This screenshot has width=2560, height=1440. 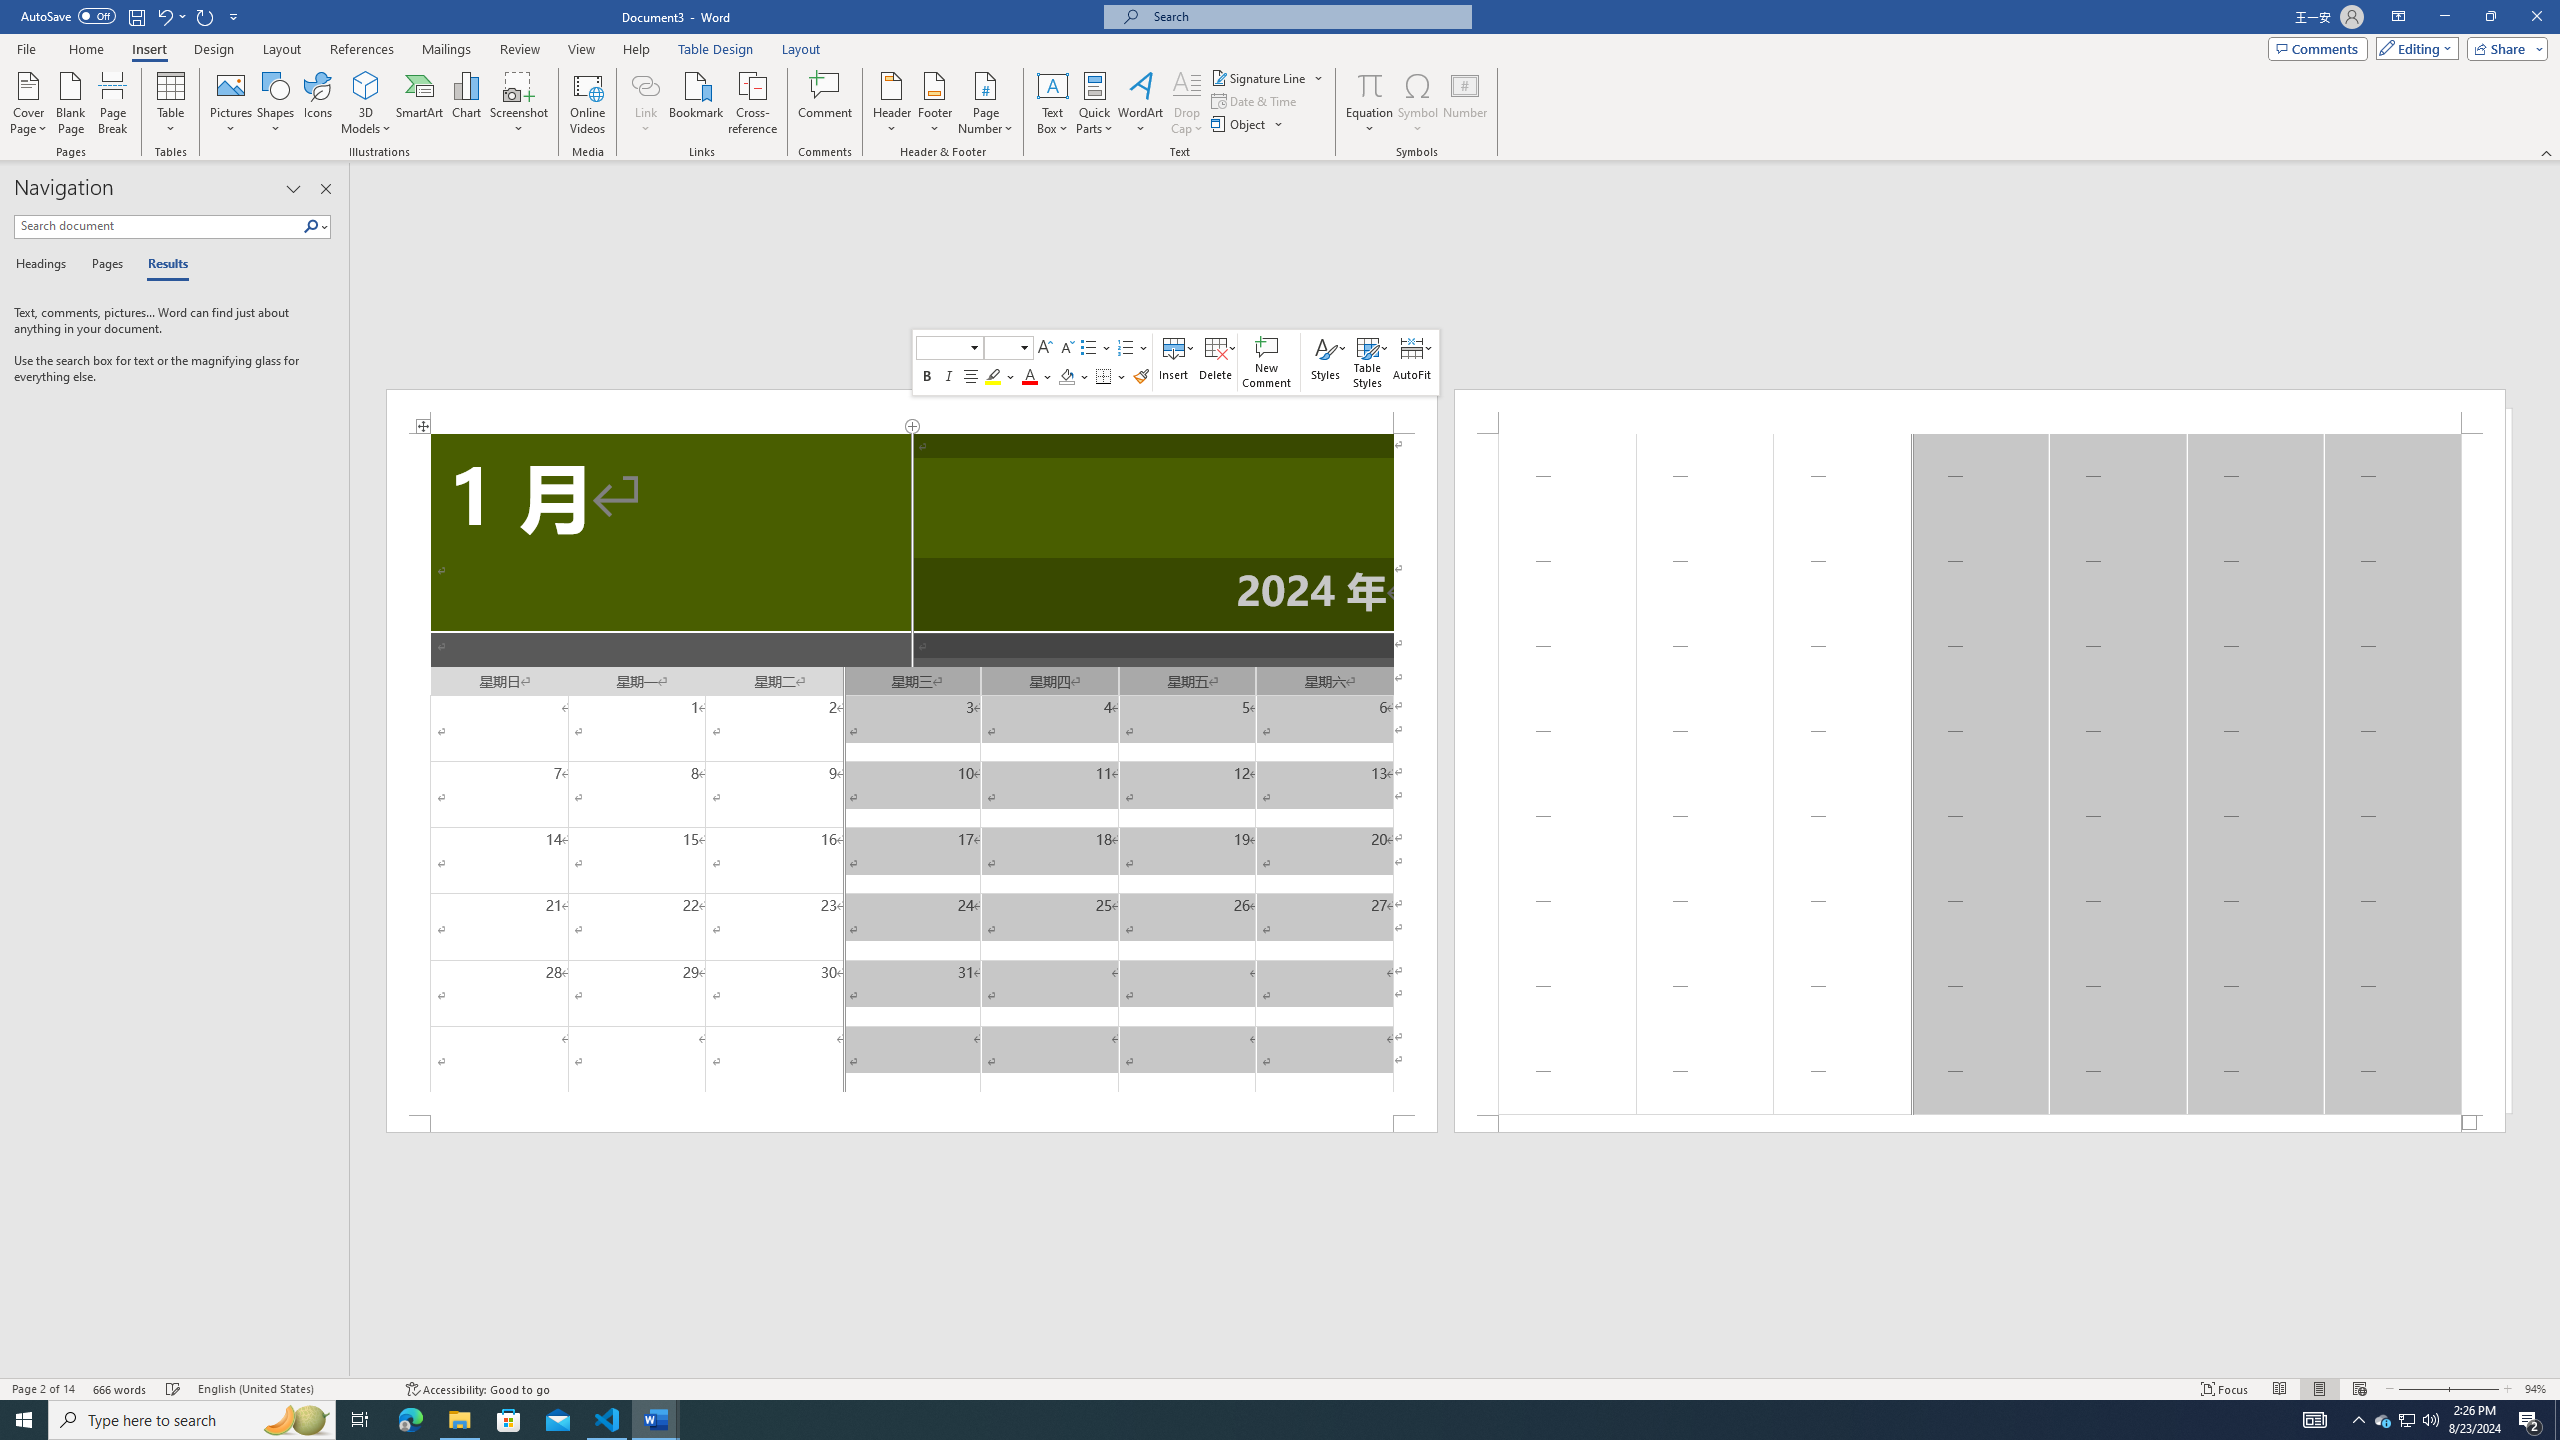 I want to click on 'AutoFit', so click(x=1413, y=361).